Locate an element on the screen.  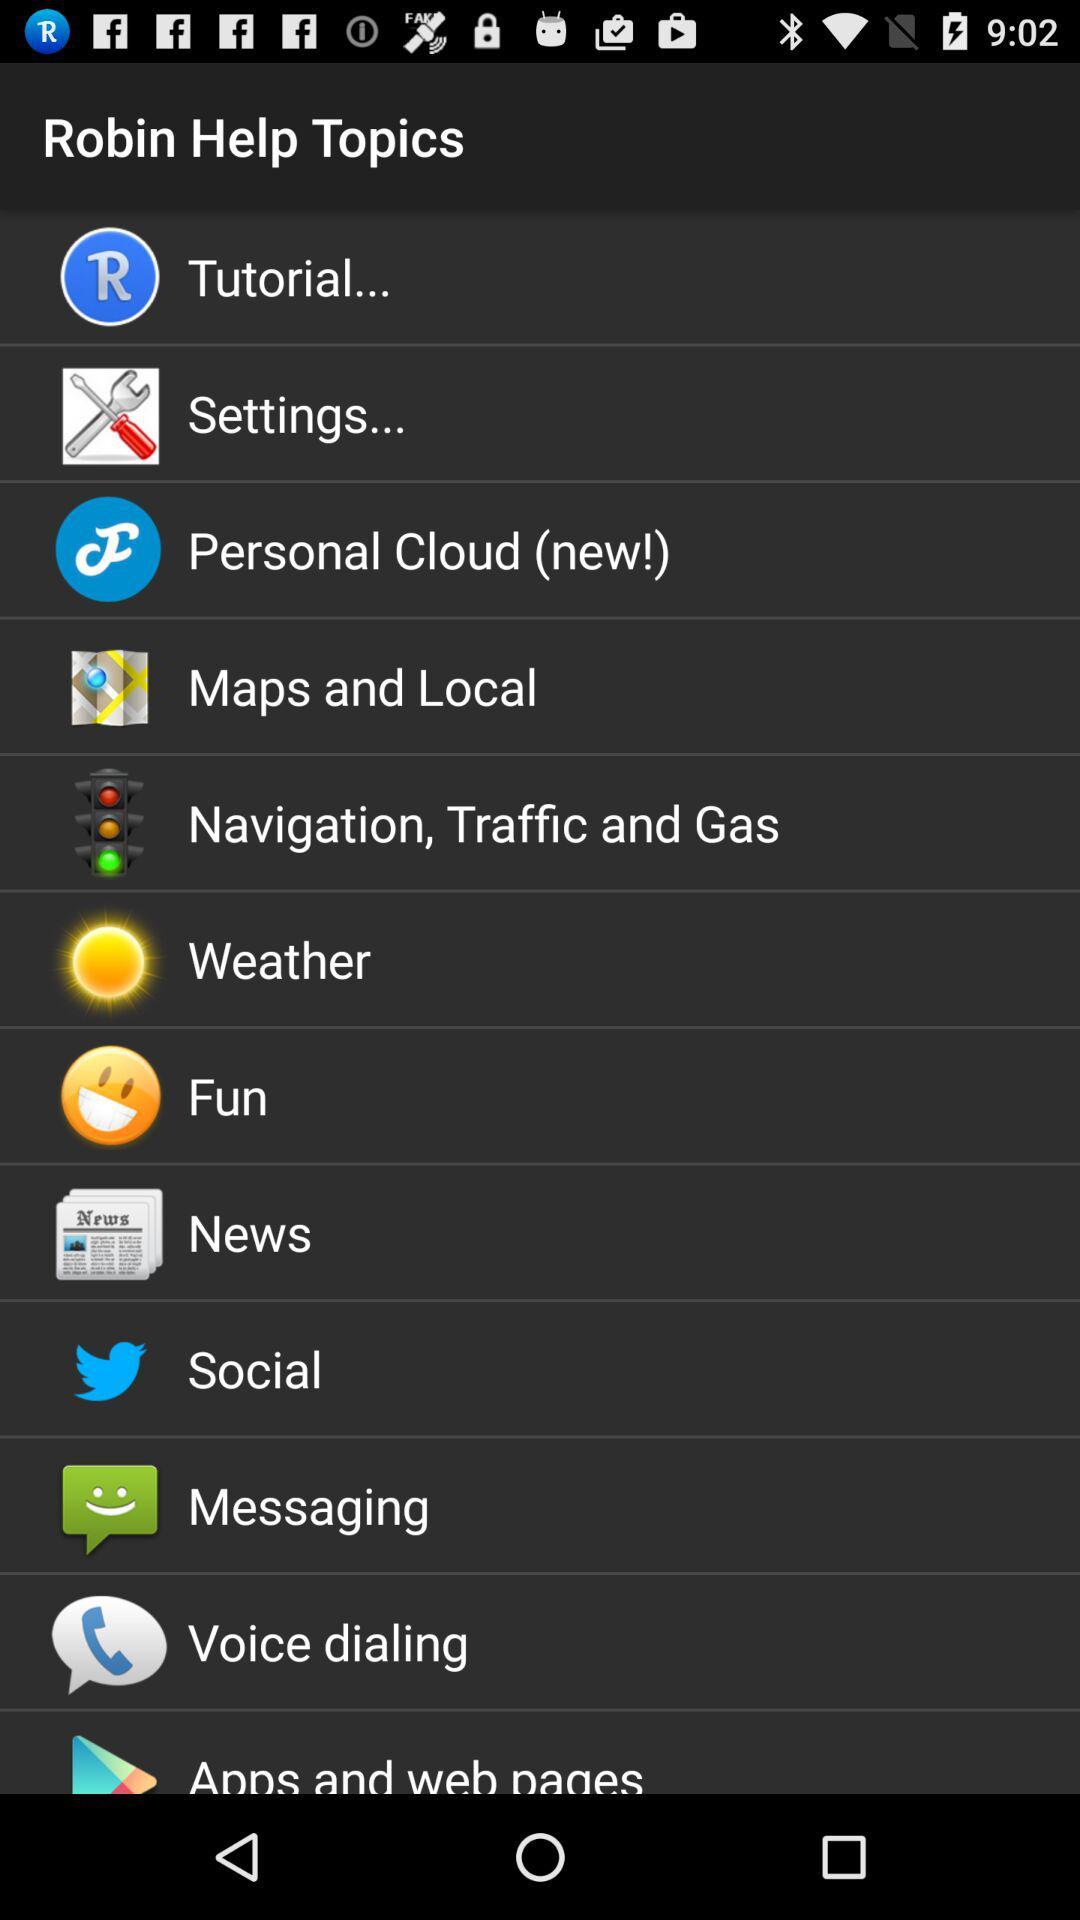
icon below  social item is located at coordinates (540, 1505).